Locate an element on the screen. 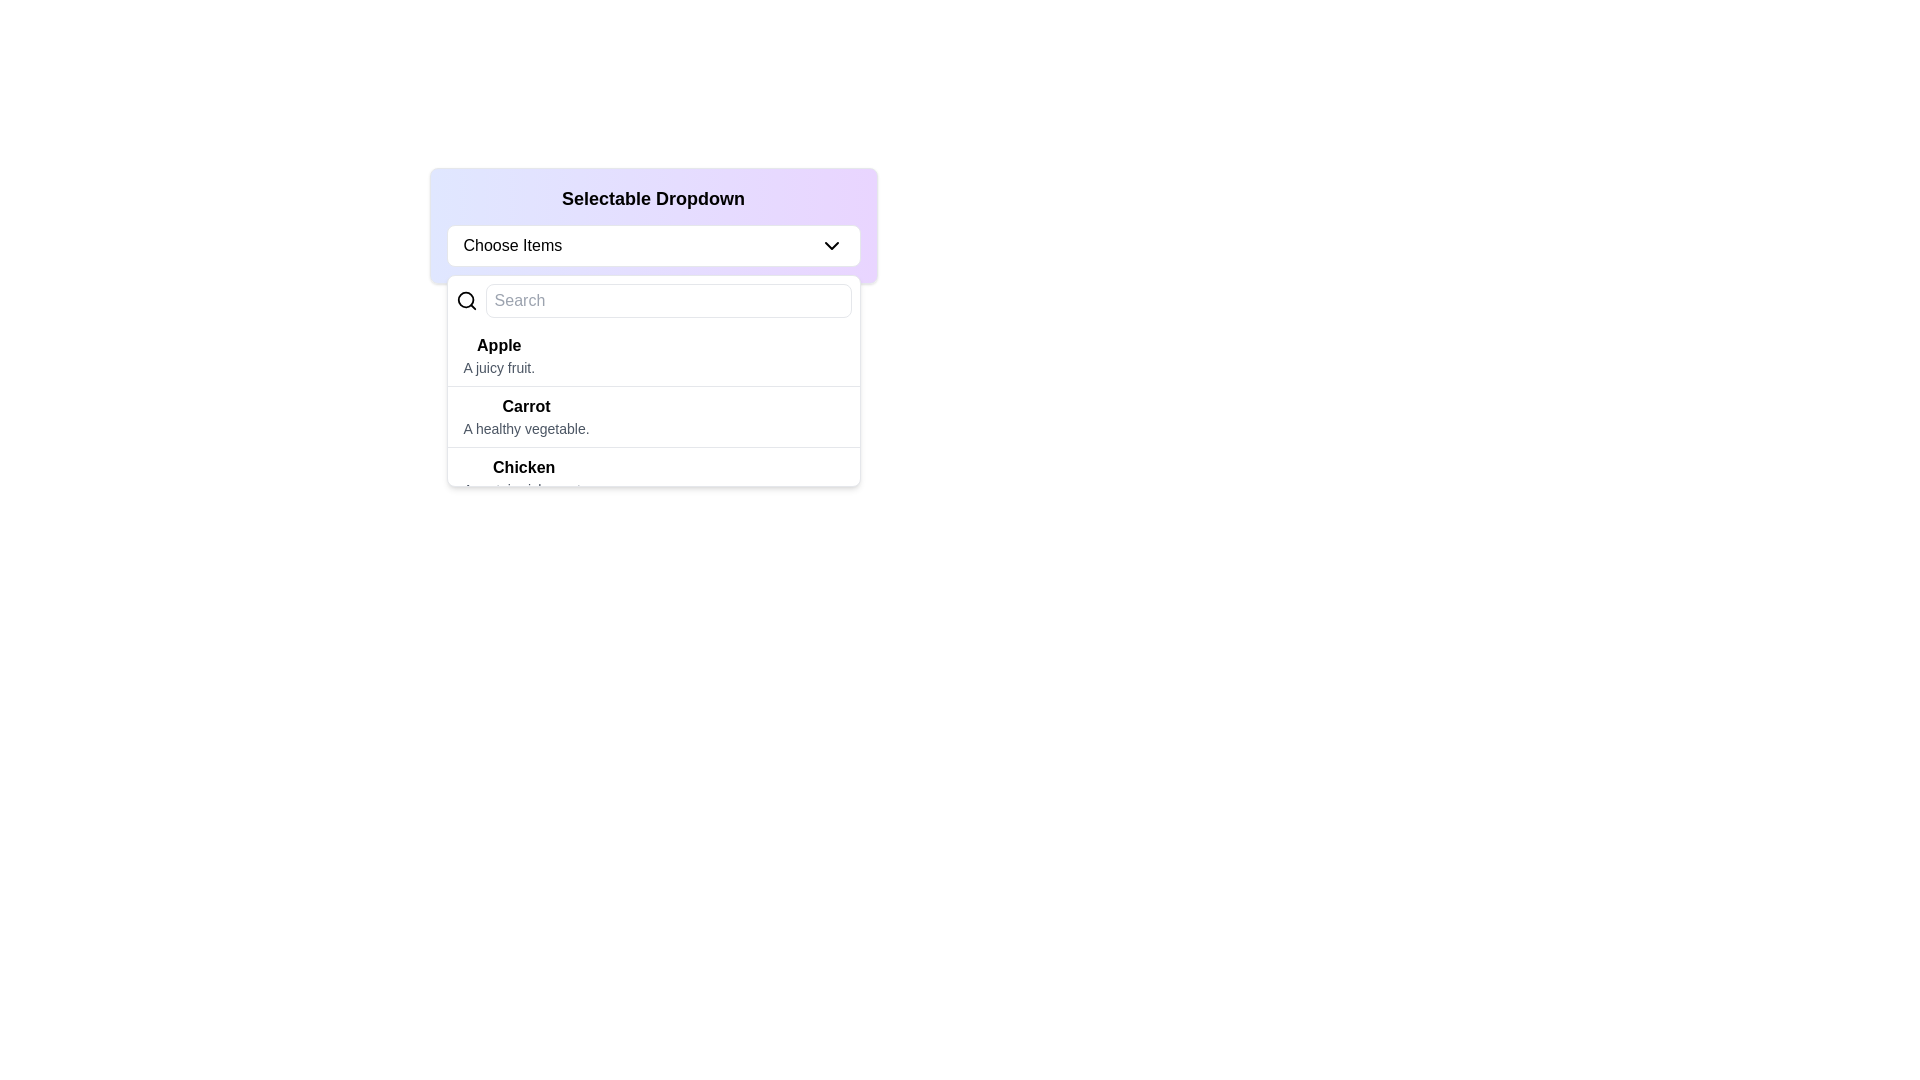 The height and width of the screenshot is (1080, 1920). the second item in the 'Selectable Dropdown' list, which displays 'Carrot' is located at coordinates (653, 416).